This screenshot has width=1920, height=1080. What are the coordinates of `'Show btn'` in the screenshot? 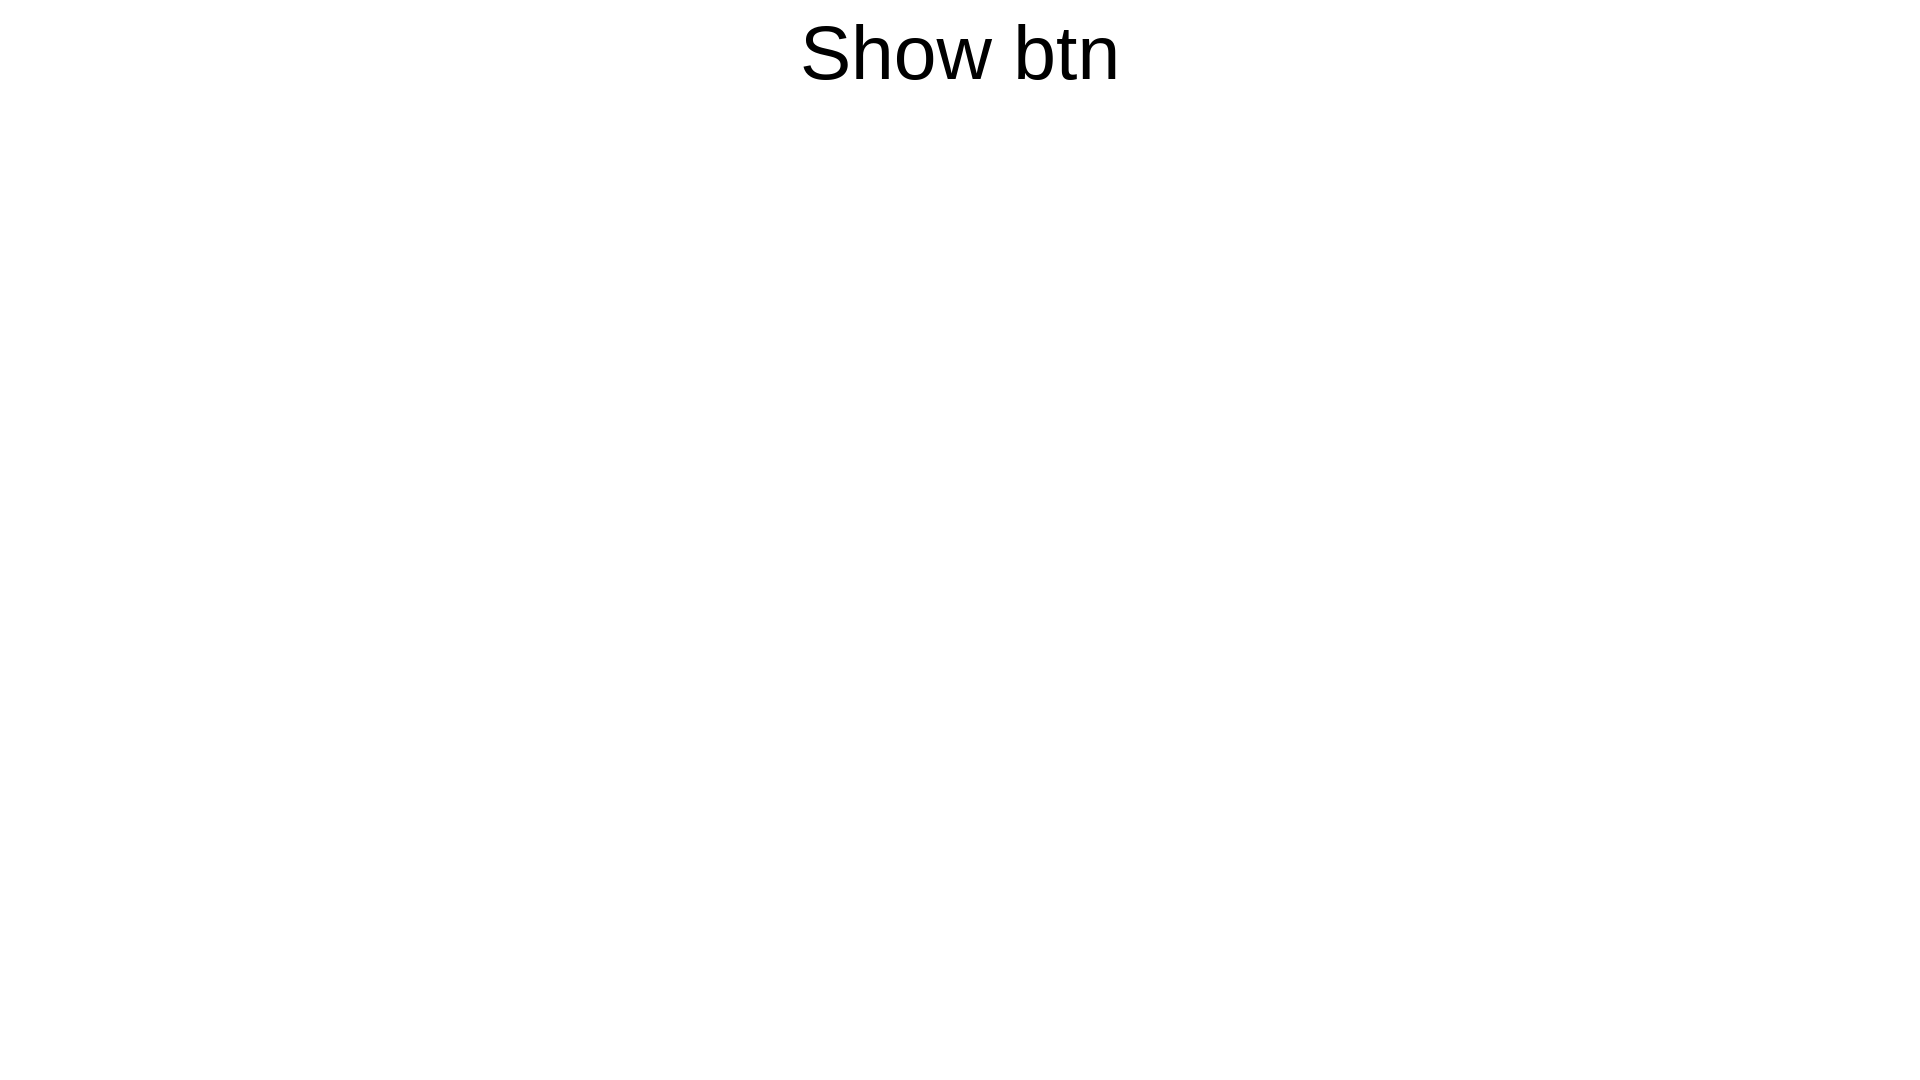 It's located at (960, 50).